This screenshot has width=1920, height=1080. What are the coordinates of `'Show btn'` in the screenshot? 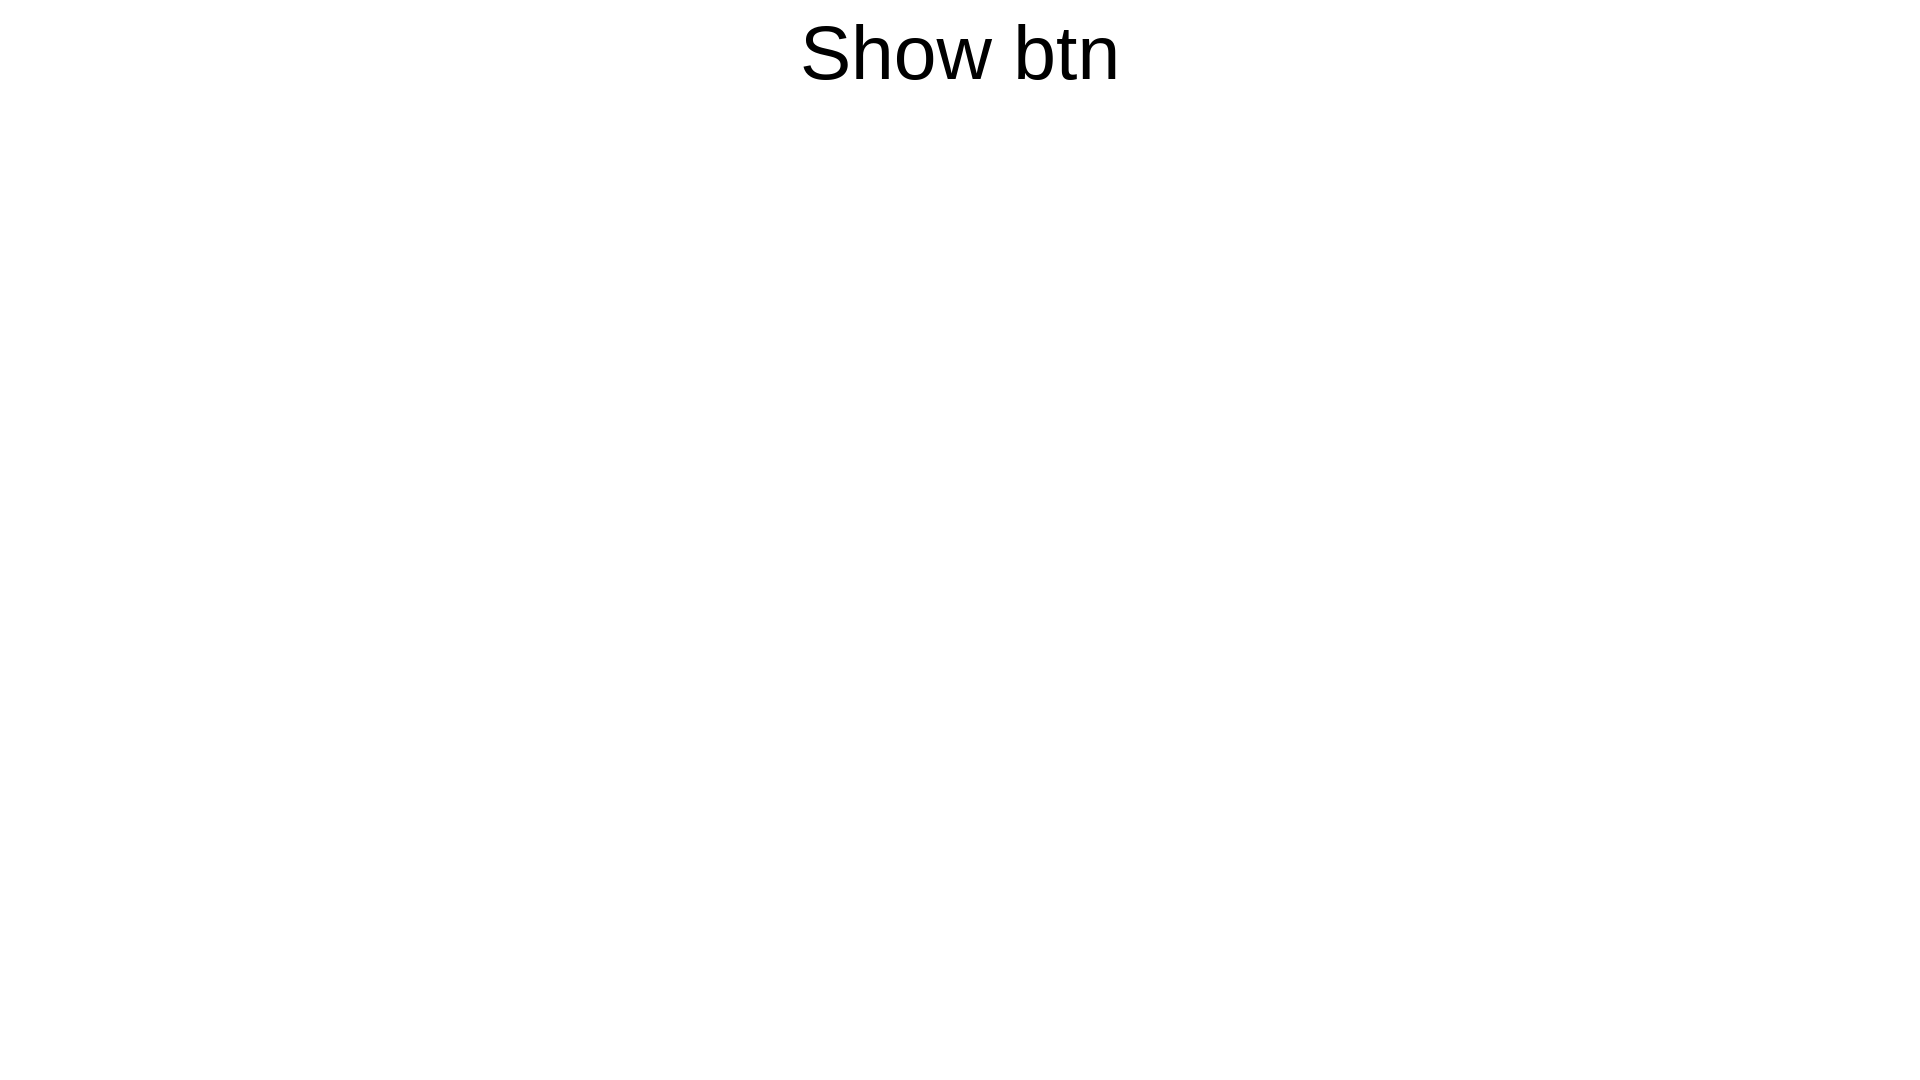 It's located at (960, 50).